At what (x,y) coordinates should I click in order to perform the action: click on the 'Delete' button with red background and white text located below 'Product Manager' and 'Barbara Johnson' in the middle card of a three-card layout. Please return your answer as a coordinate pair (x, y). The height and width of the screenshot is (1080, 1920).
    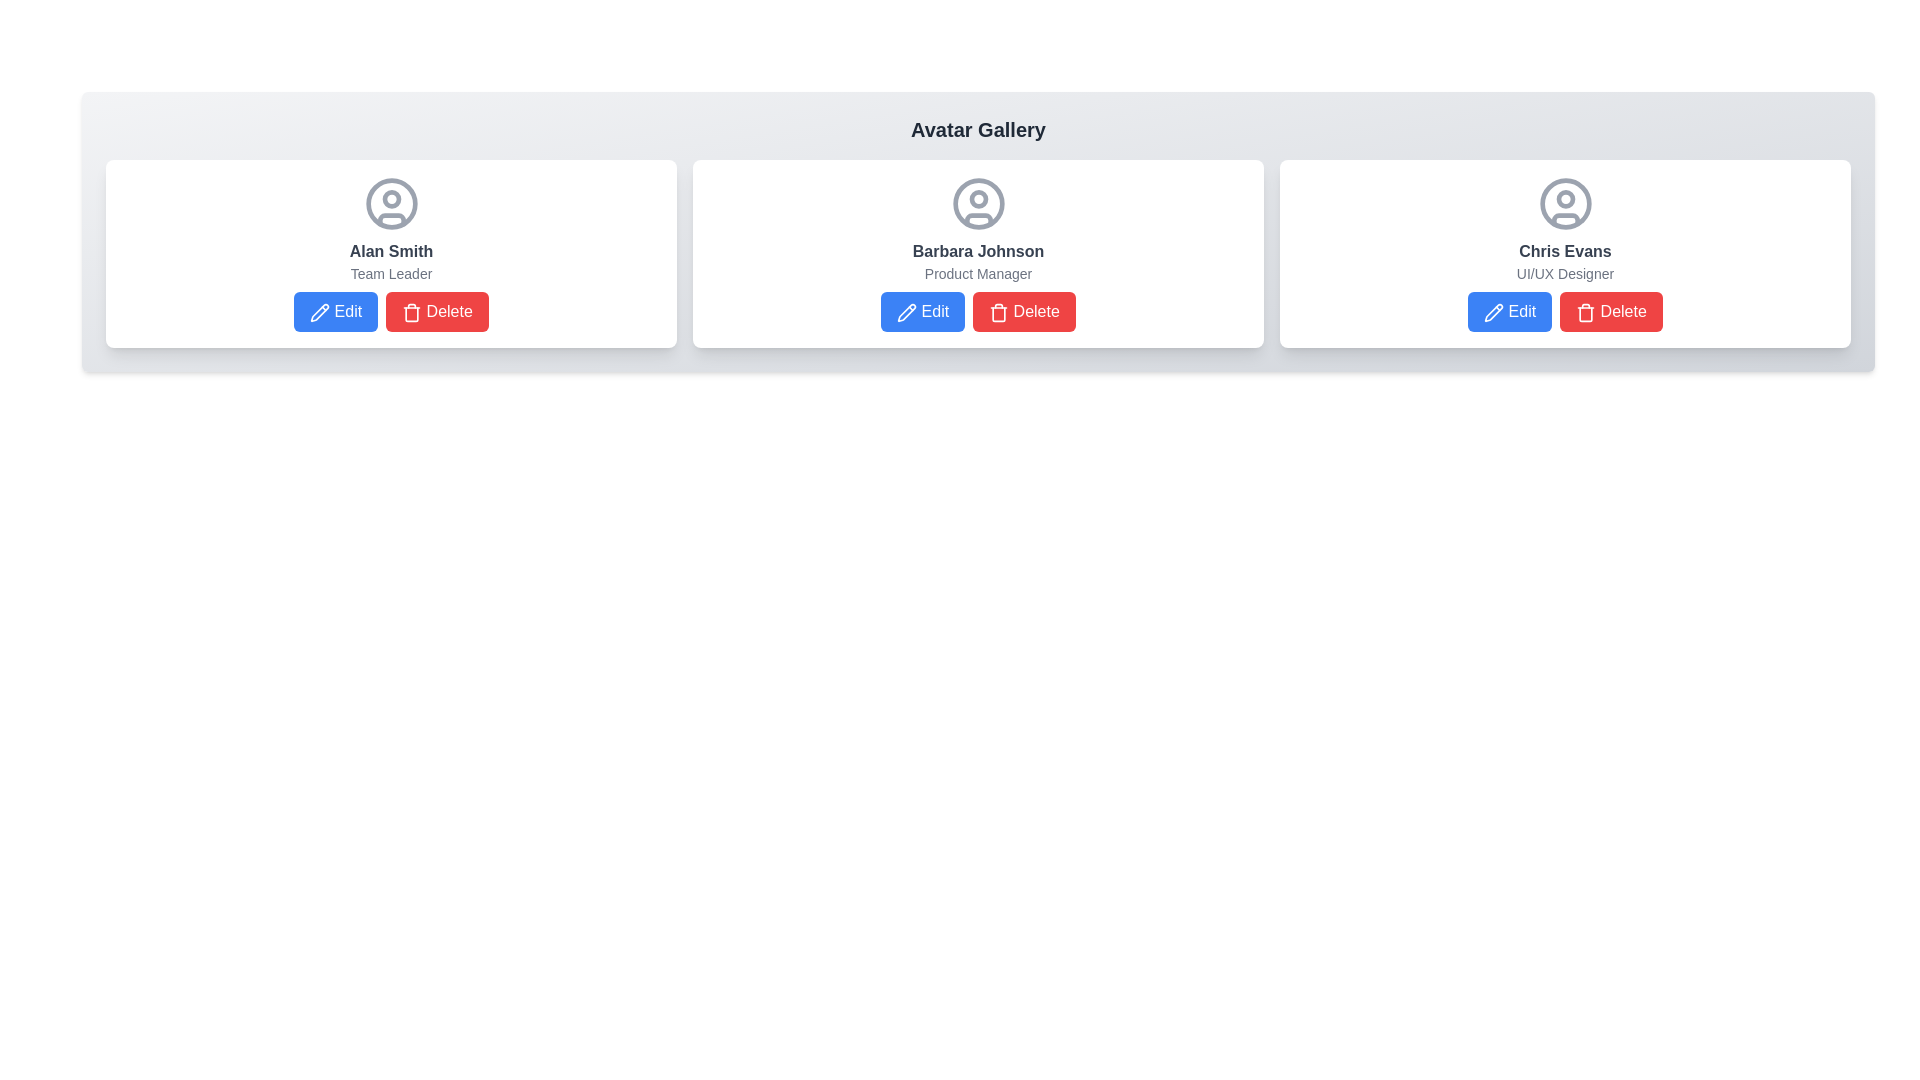
    Looking at the image, I should click on (978, 312).